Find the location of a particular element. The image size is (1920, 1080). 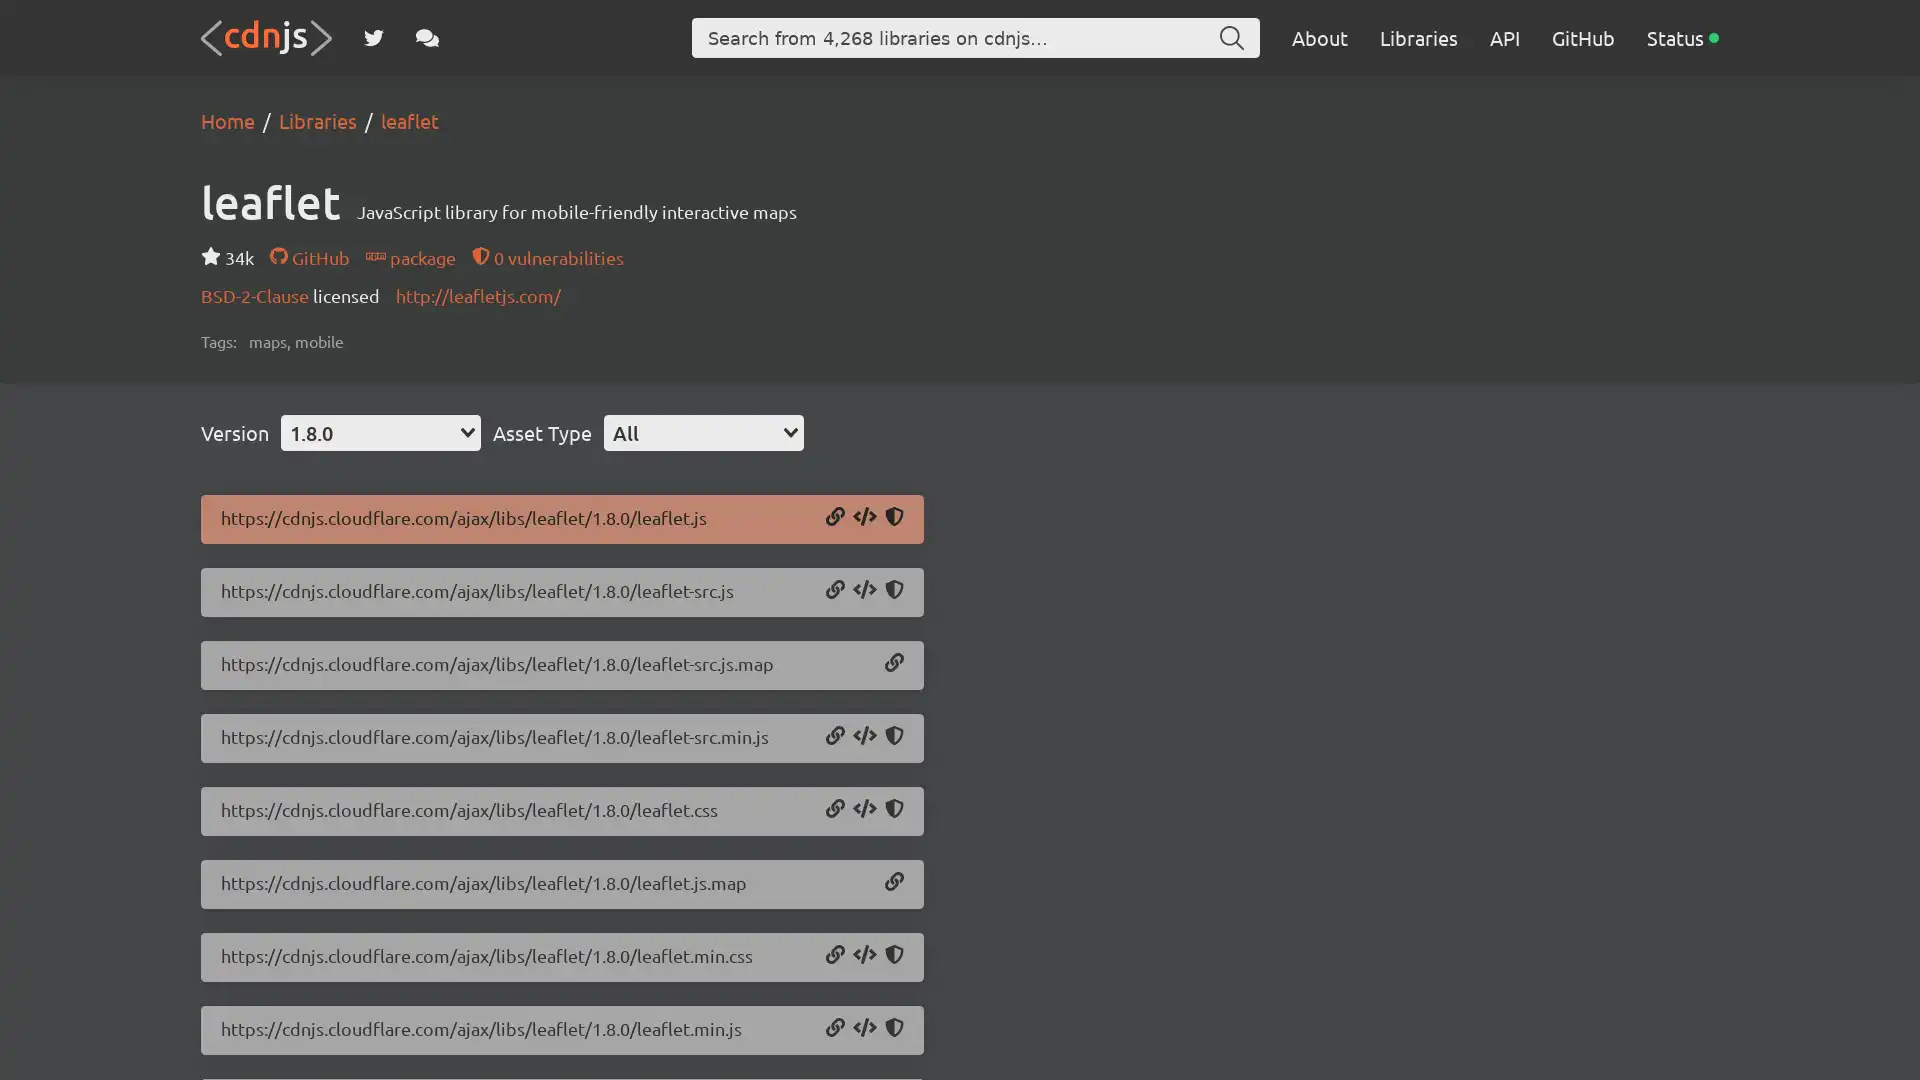

Copy SRI Hash is located at coordinates (893, 737).